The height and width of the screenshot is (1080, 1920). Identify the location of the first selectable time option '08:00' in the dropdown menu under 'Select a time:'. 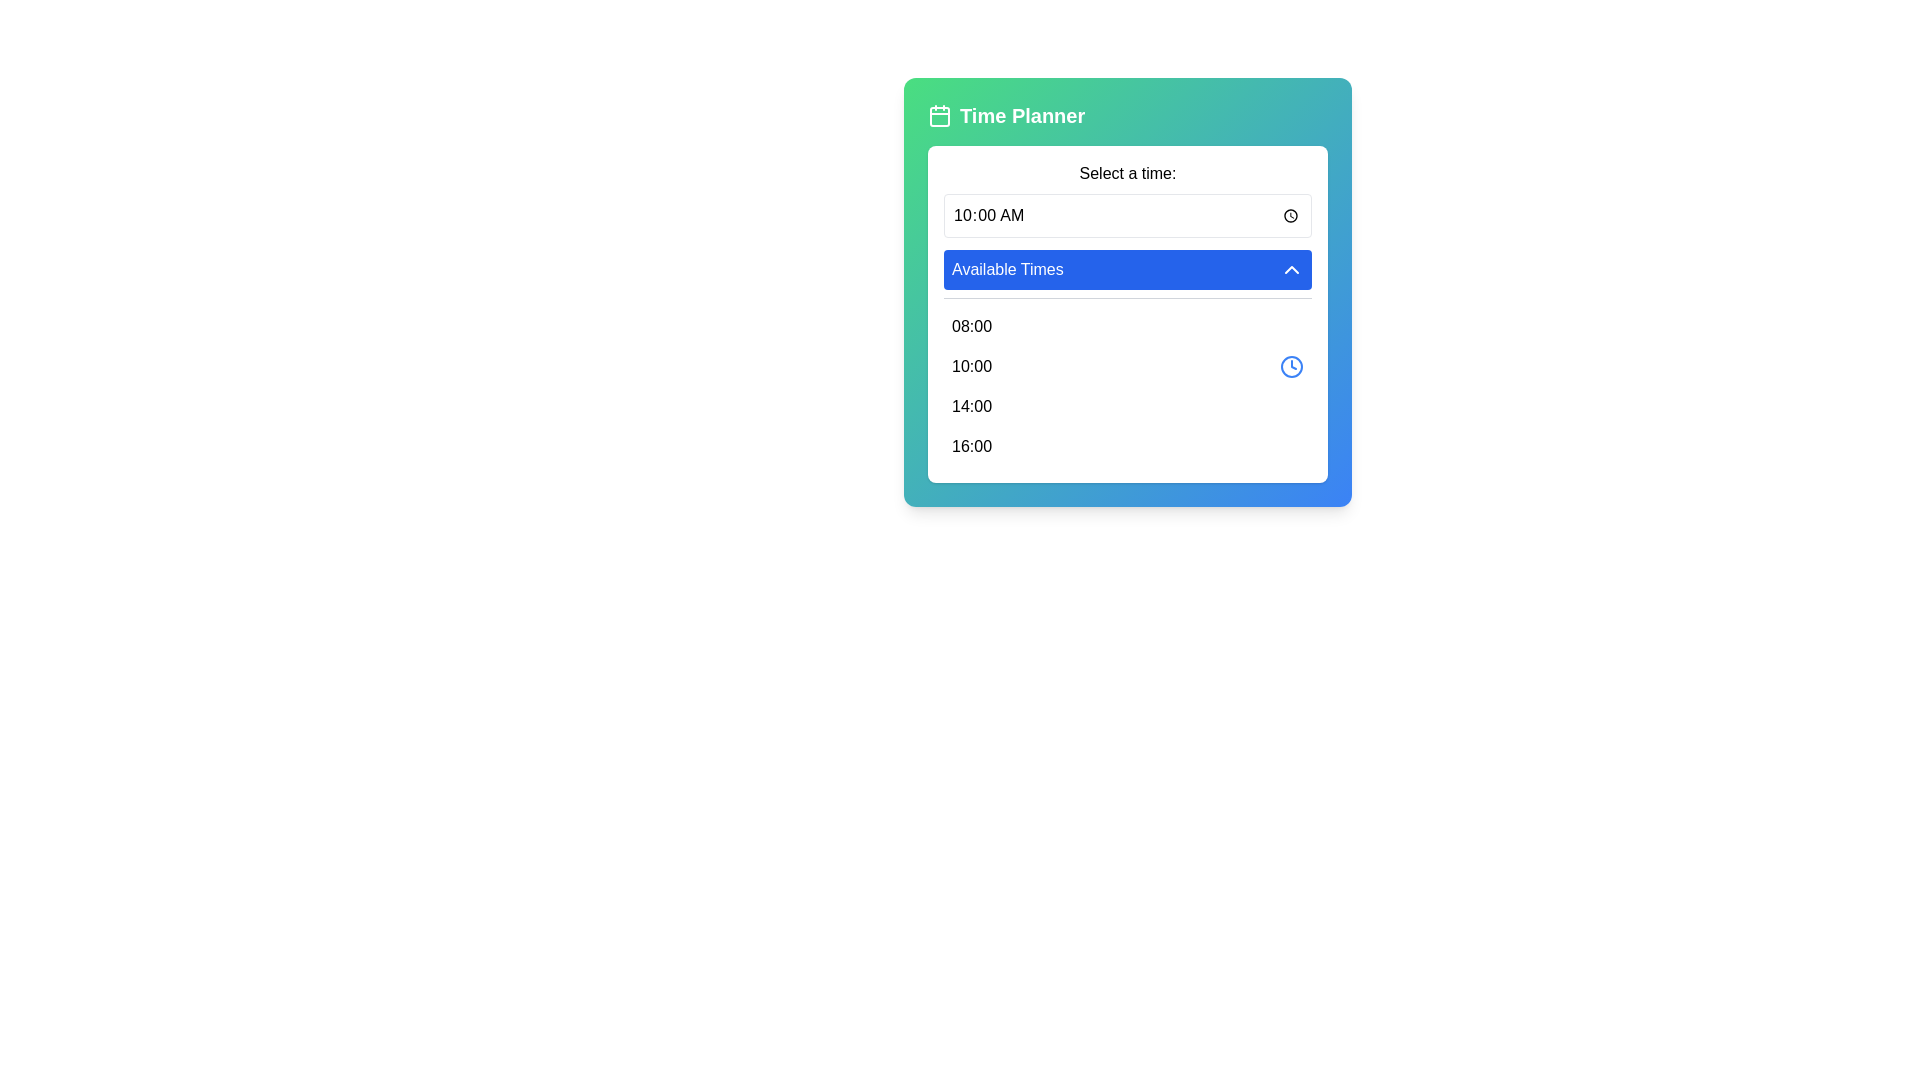
(1128, 326).